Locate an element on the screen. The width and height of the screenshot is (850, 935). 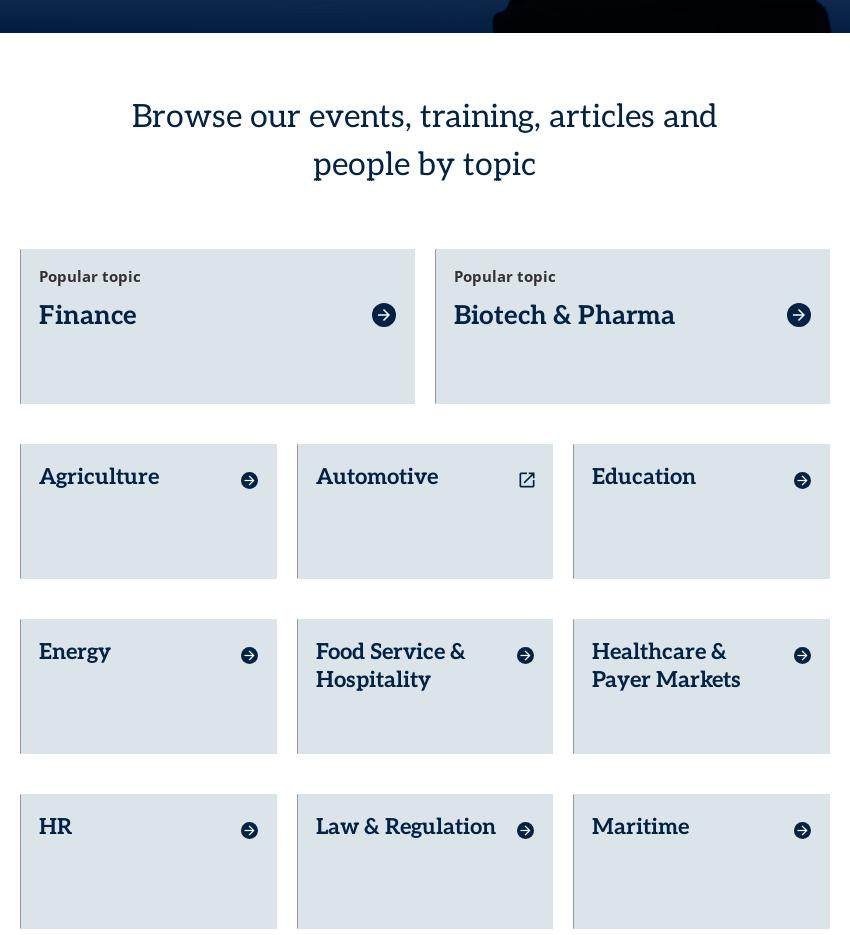
'Automotive' is located at coordinates (375, 440).